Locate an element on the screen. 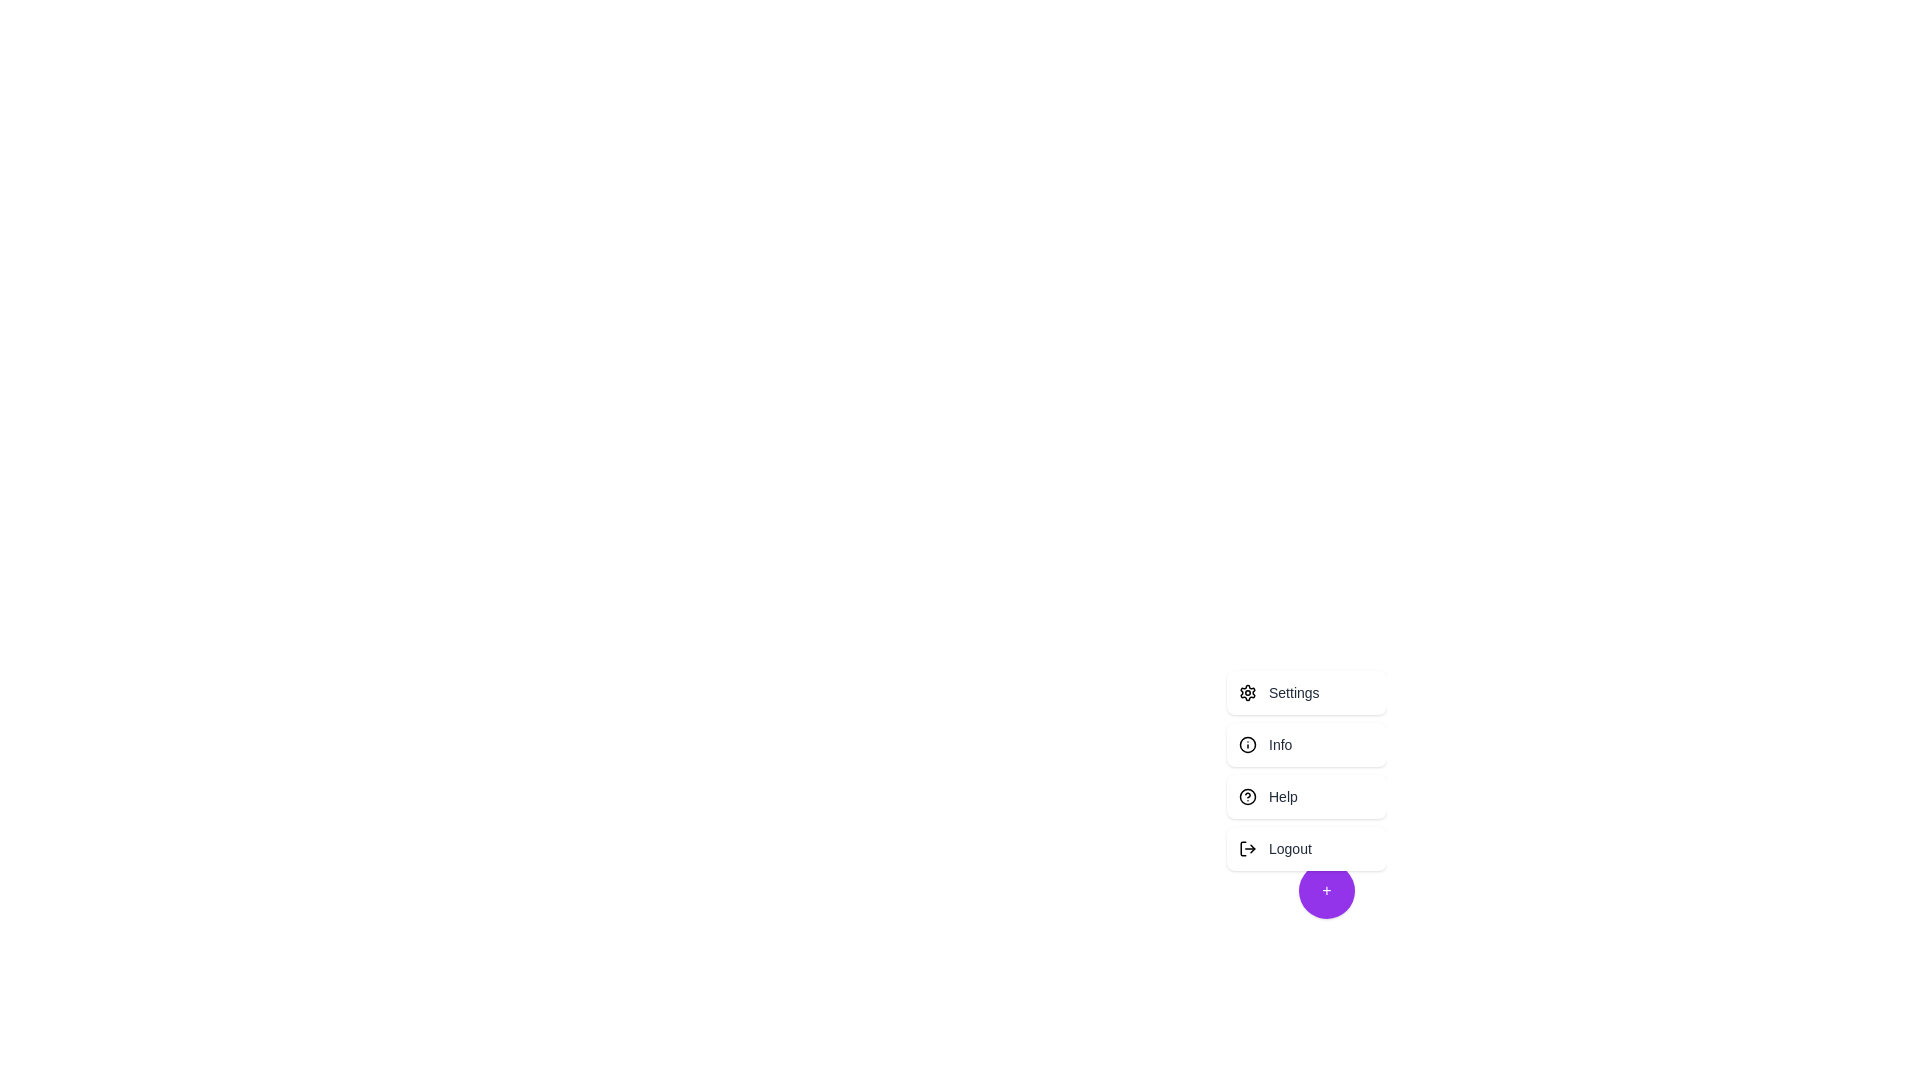 The image size is (1920, 1080). the menu option Logout to highlight it is located at coordinates (1306, 848).